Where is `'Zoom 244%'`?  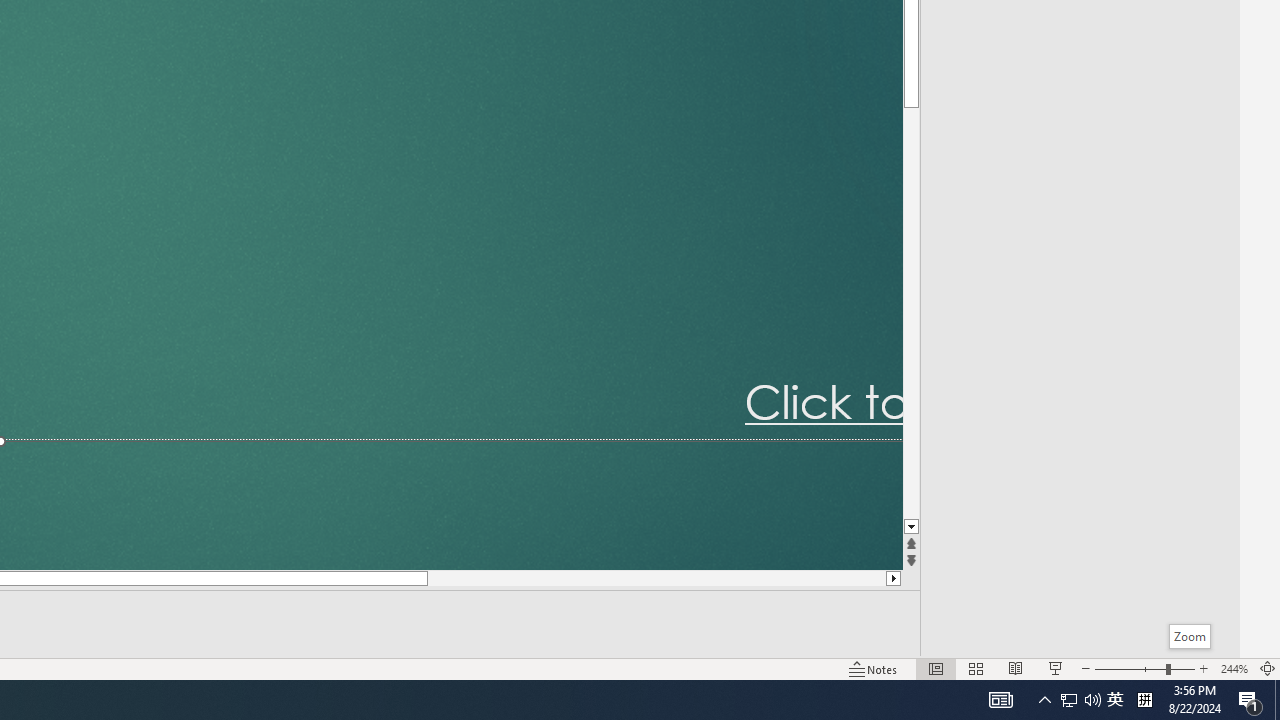
'Zoom 244%' is located at coordinates (1233, 669).